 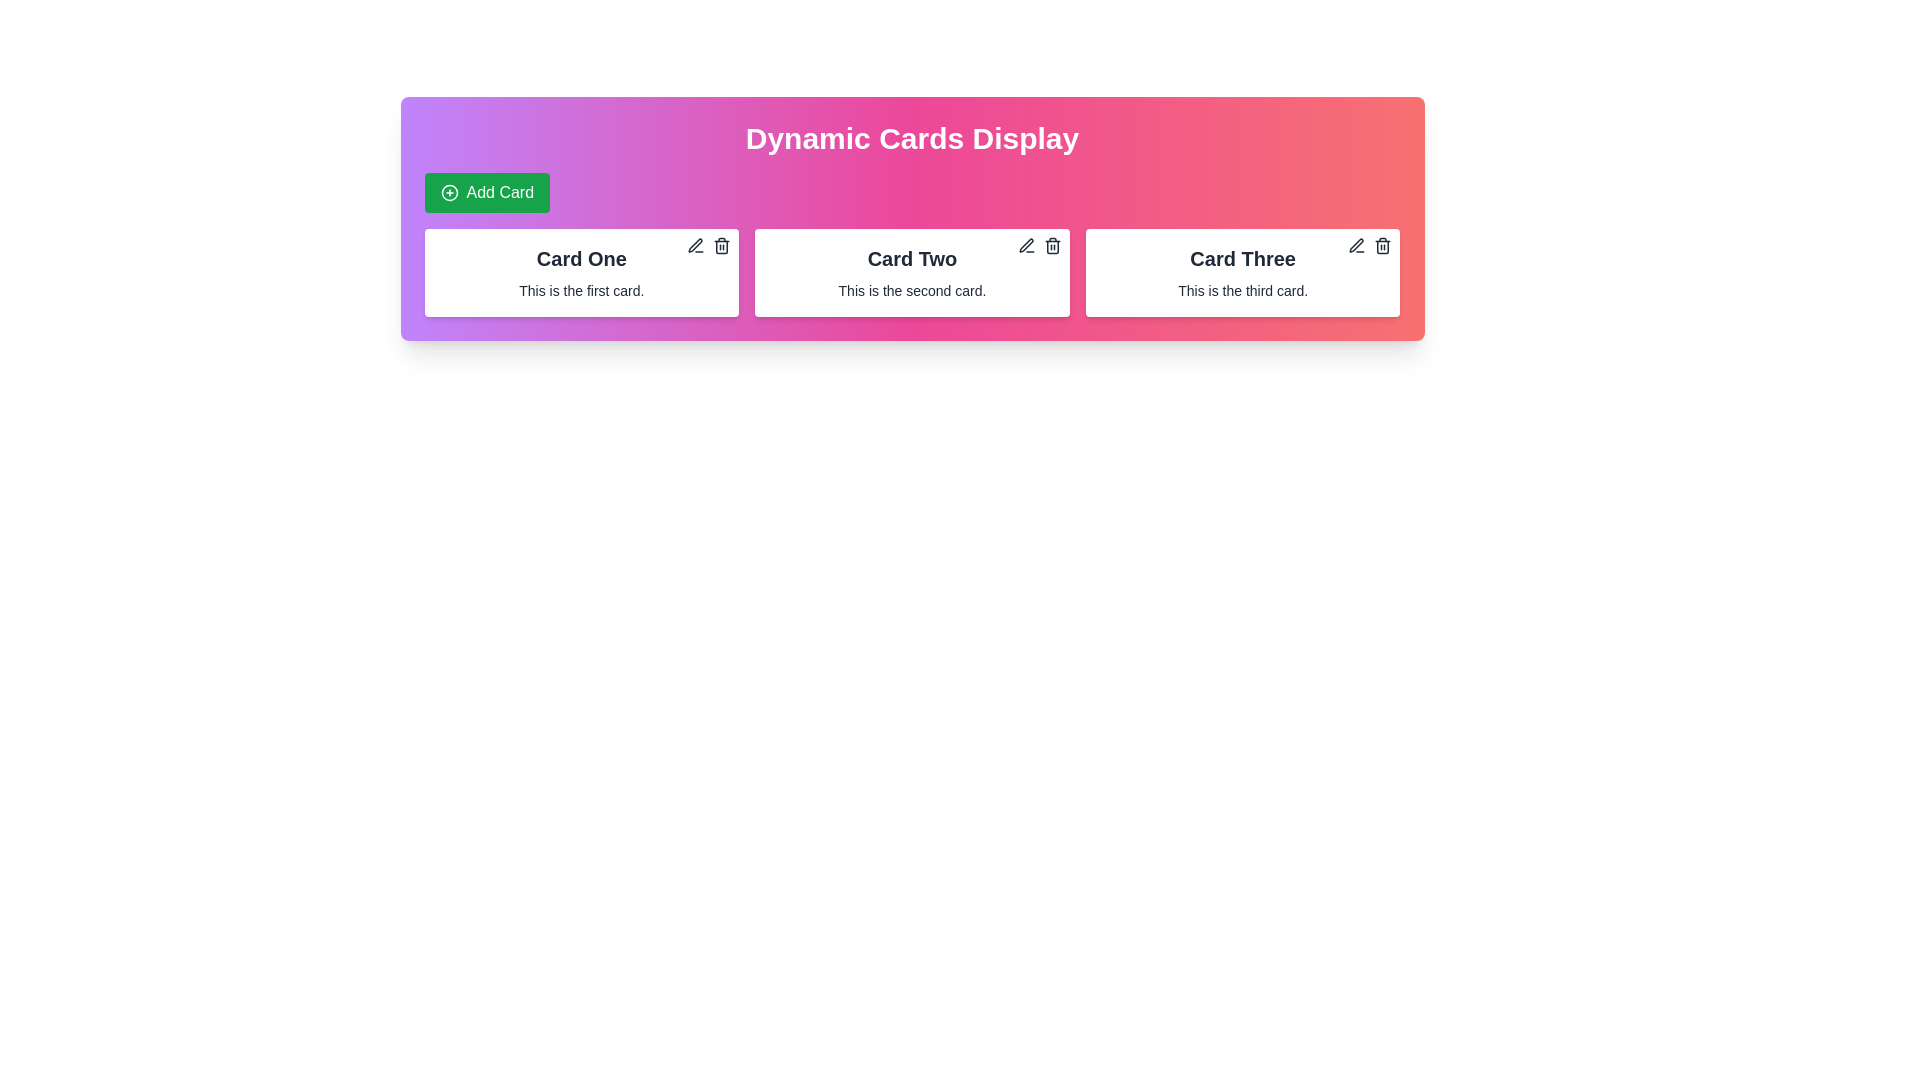 What do you see at coordinates (911, 137) in the screenshot?
I see `the text label displaying 'Dynamic Cards Display', which serves as an introductory heading for the widget` at bounding box center [911, 137].